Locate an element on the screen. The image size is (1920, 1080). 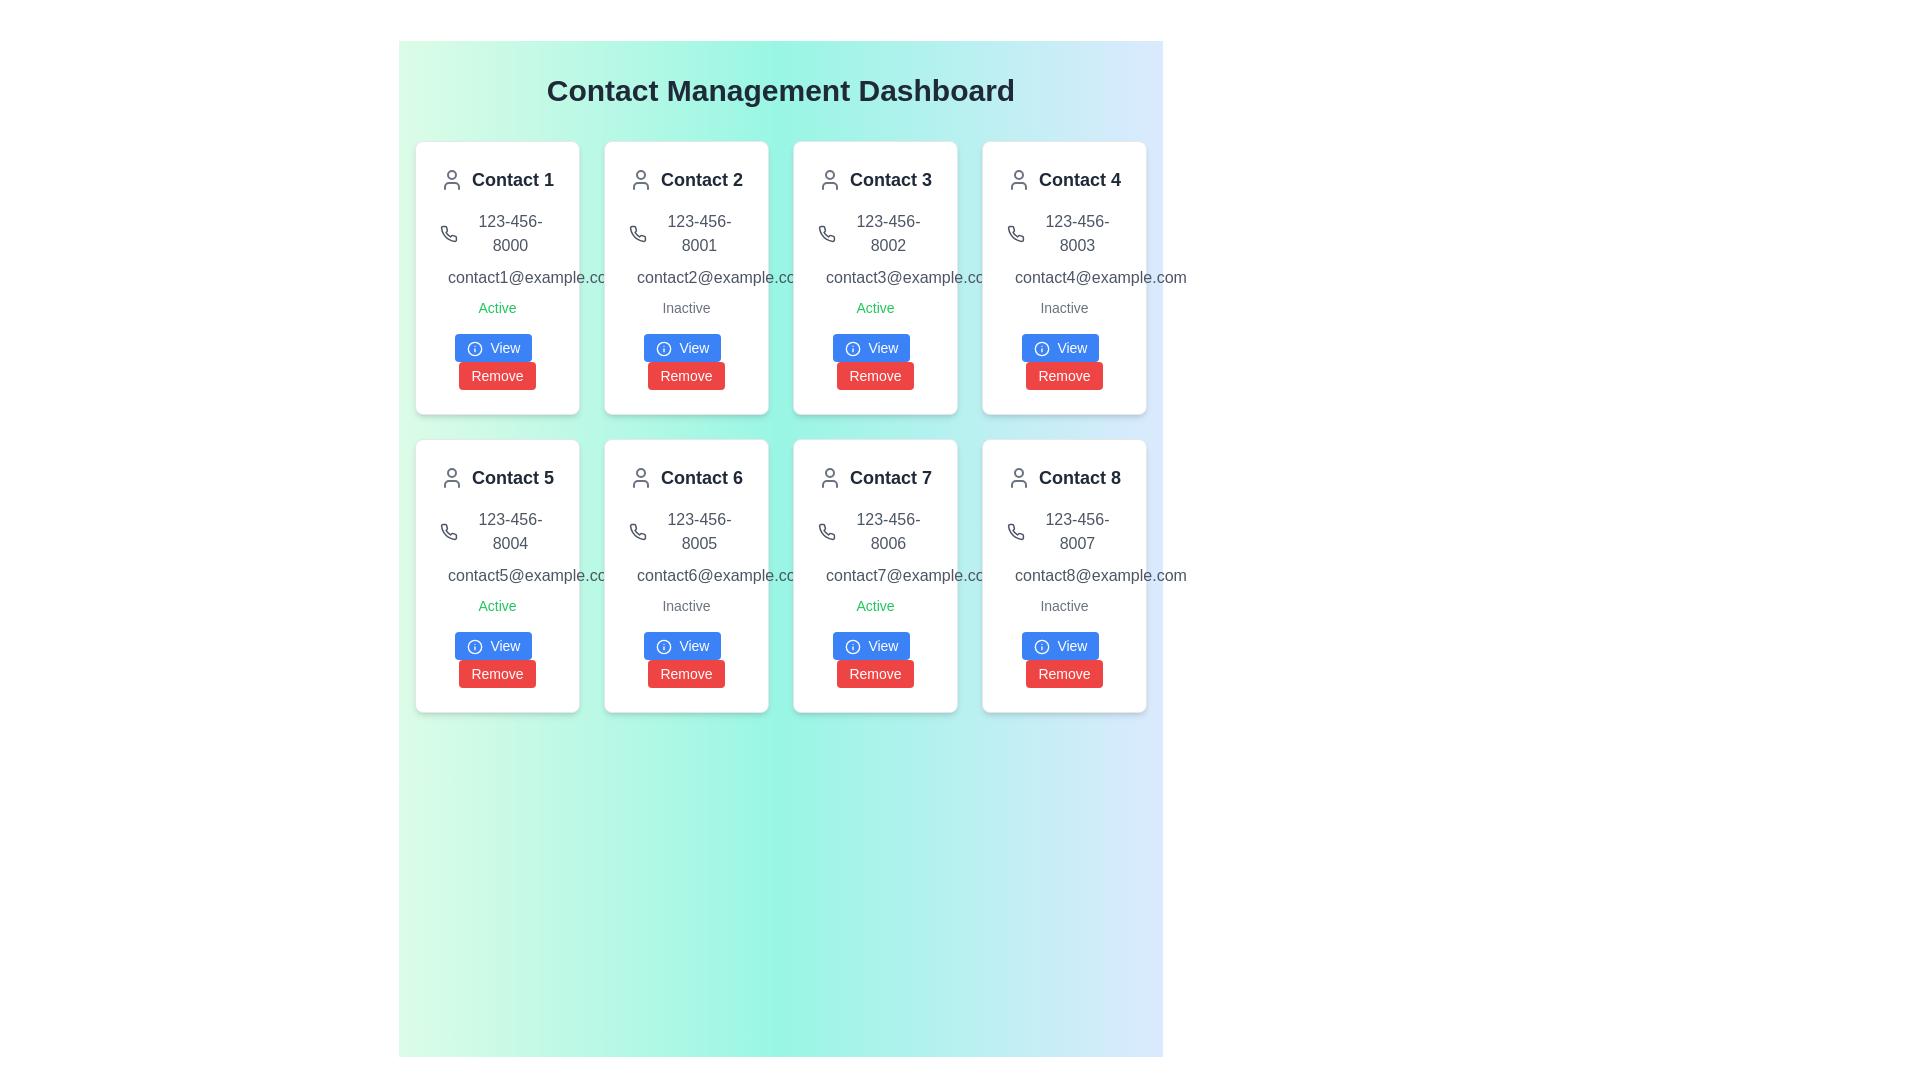
the first button below the 'Contact 1' card in the 'Contact Management Dashboard' is located at coordinates (493, 346).